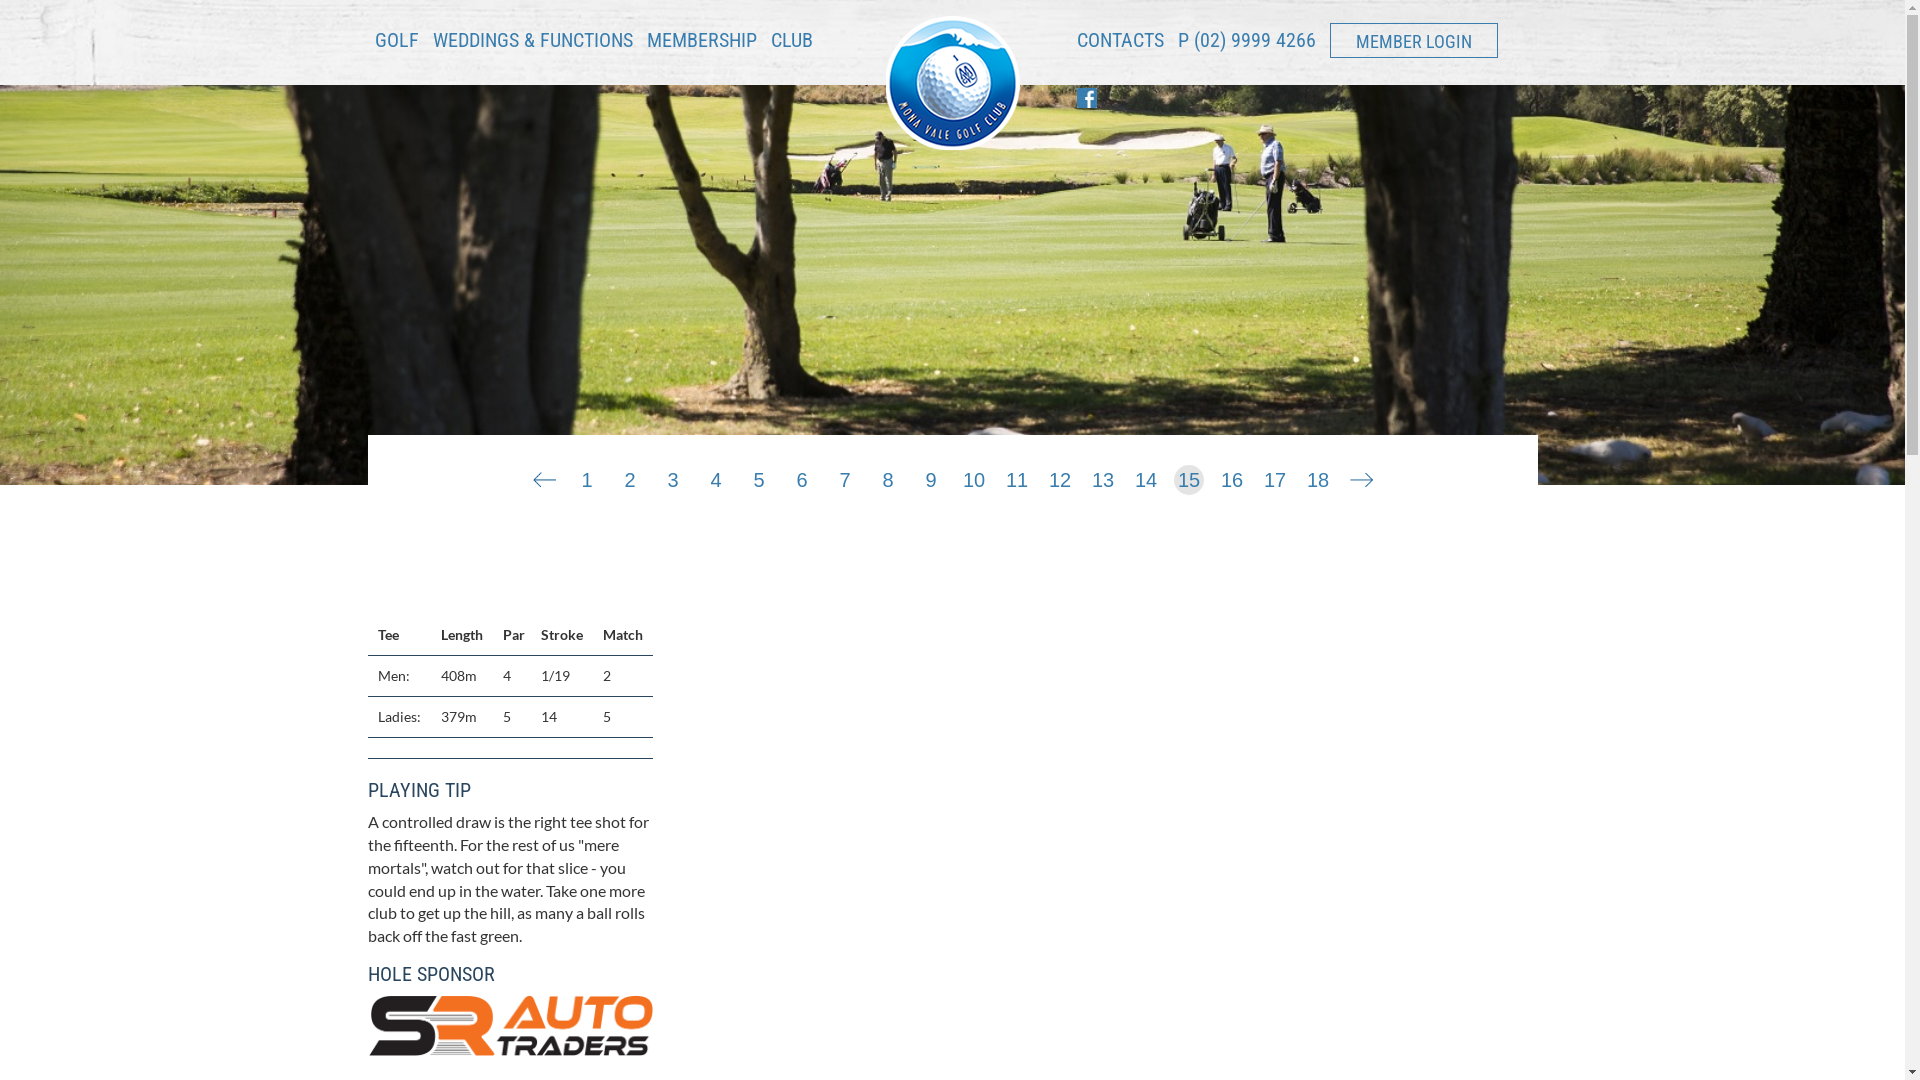 The height and width of the screenshot is (1080, 1920). What do you see at coordinates (1413, 40) in the screenshot?
I see `'MEMBER LOGIN'` at bounding box center [1413, 40].